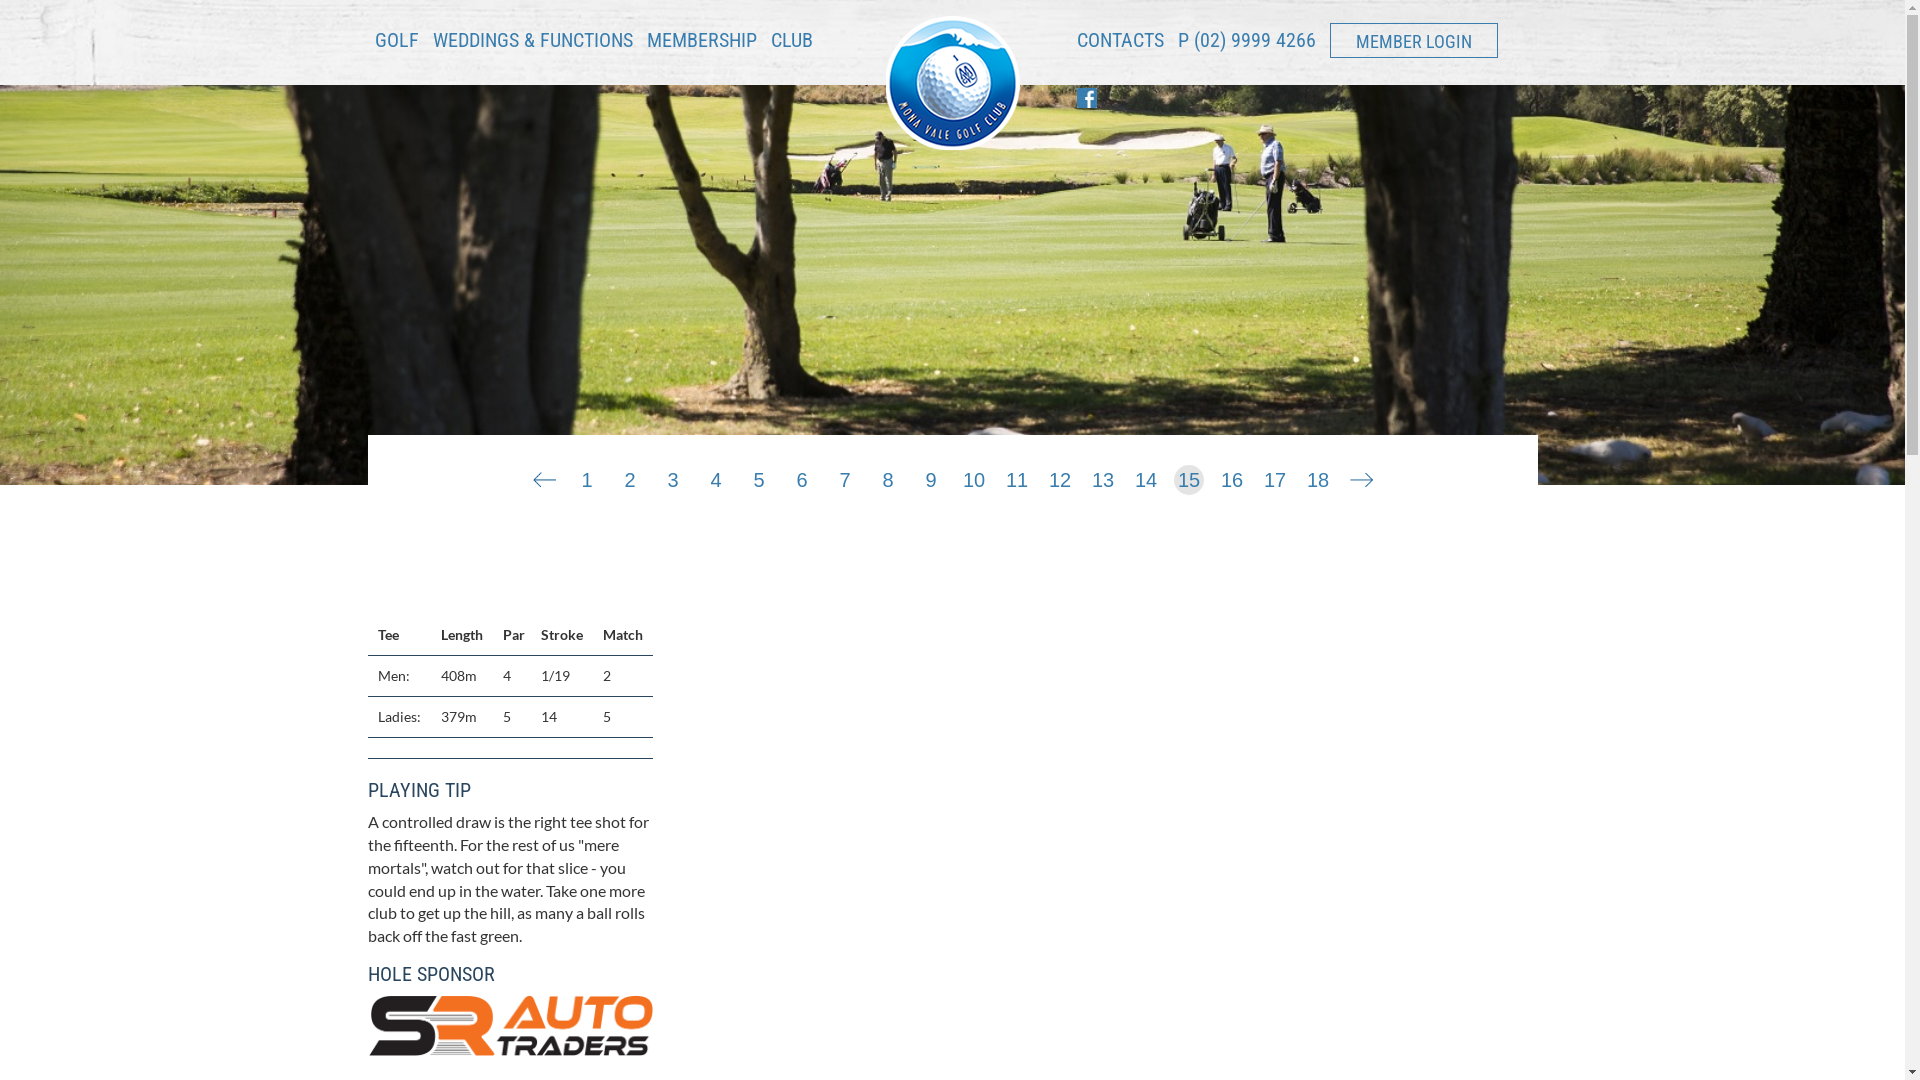 The height and width of the screenshot is (1080, 1920). What do you see at coordinates (1413, 40) in the screenshot?
I see `'MEMBER LOGIN'` at bounding box center [1413, 40].